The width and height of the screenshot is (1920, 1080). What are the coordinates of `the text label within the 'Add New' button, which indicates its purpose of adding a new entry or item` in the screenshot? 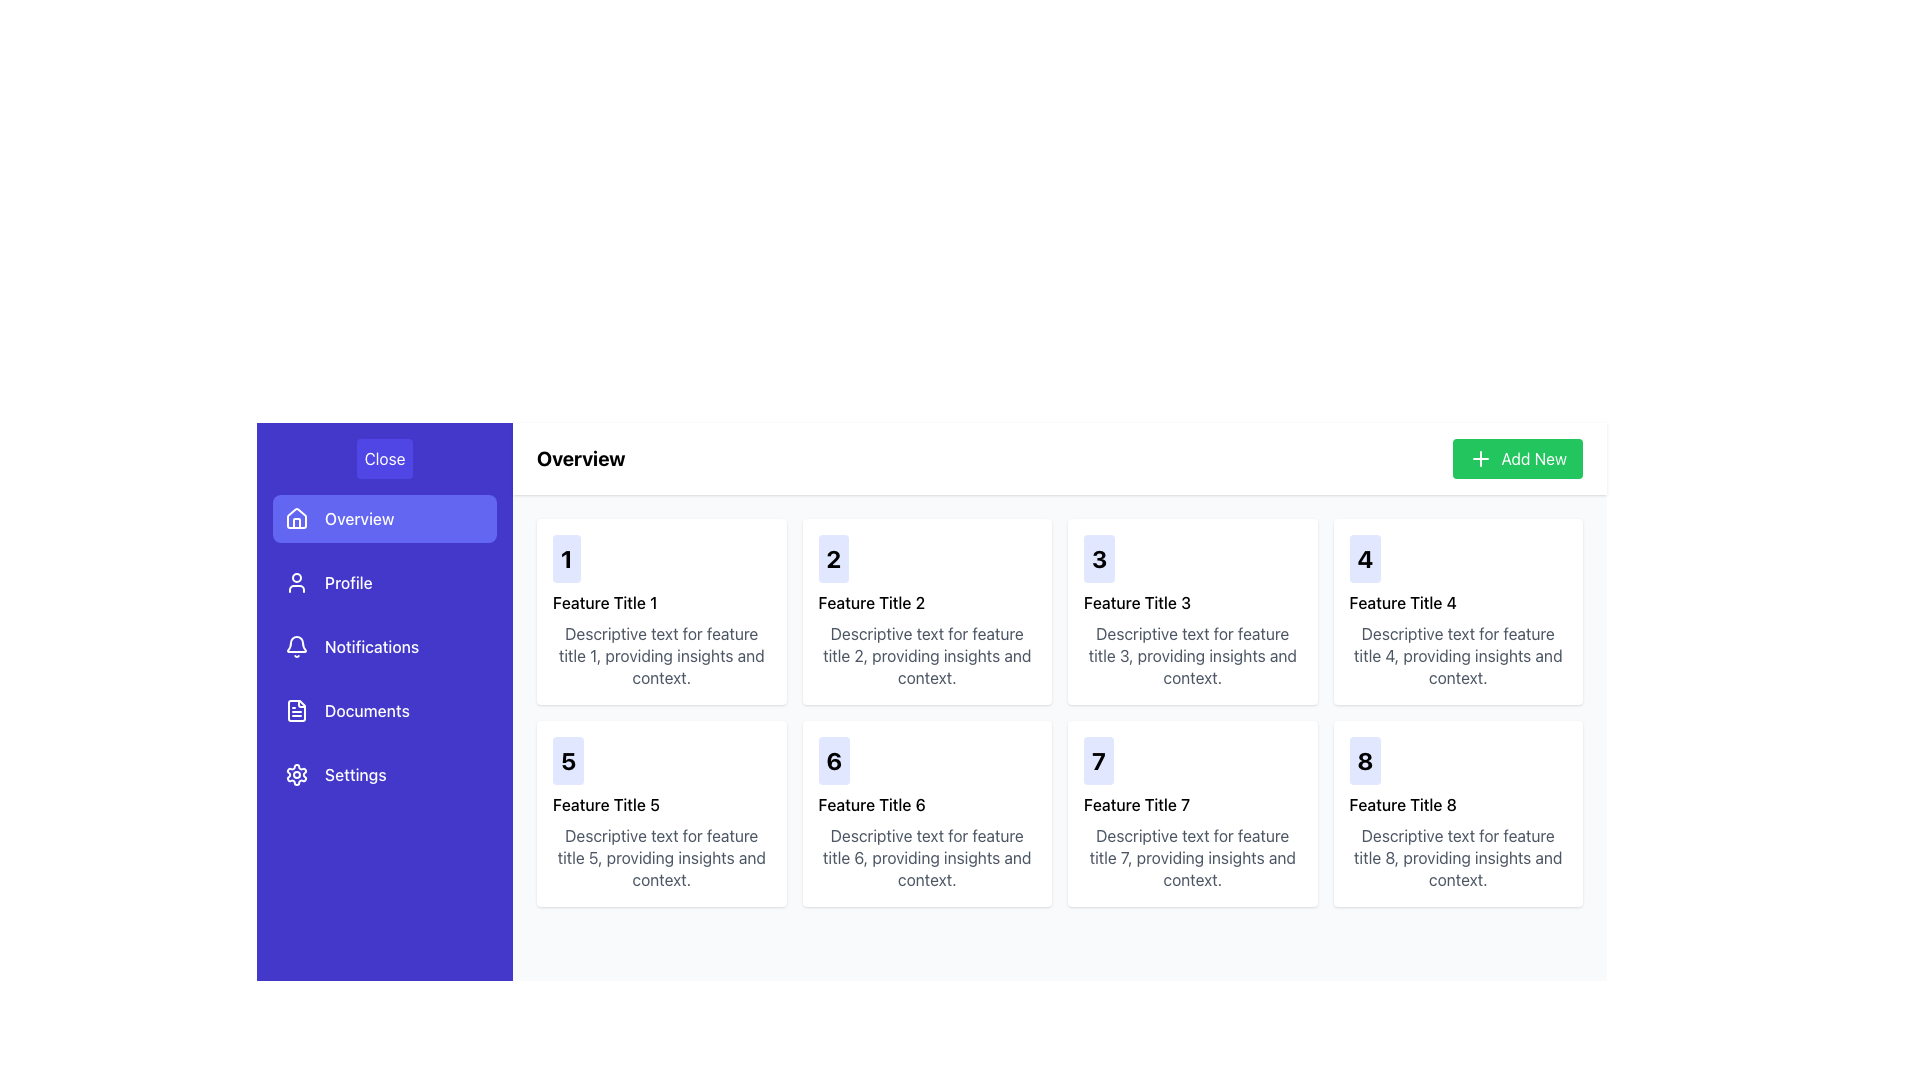 It's located at (1533, 459).